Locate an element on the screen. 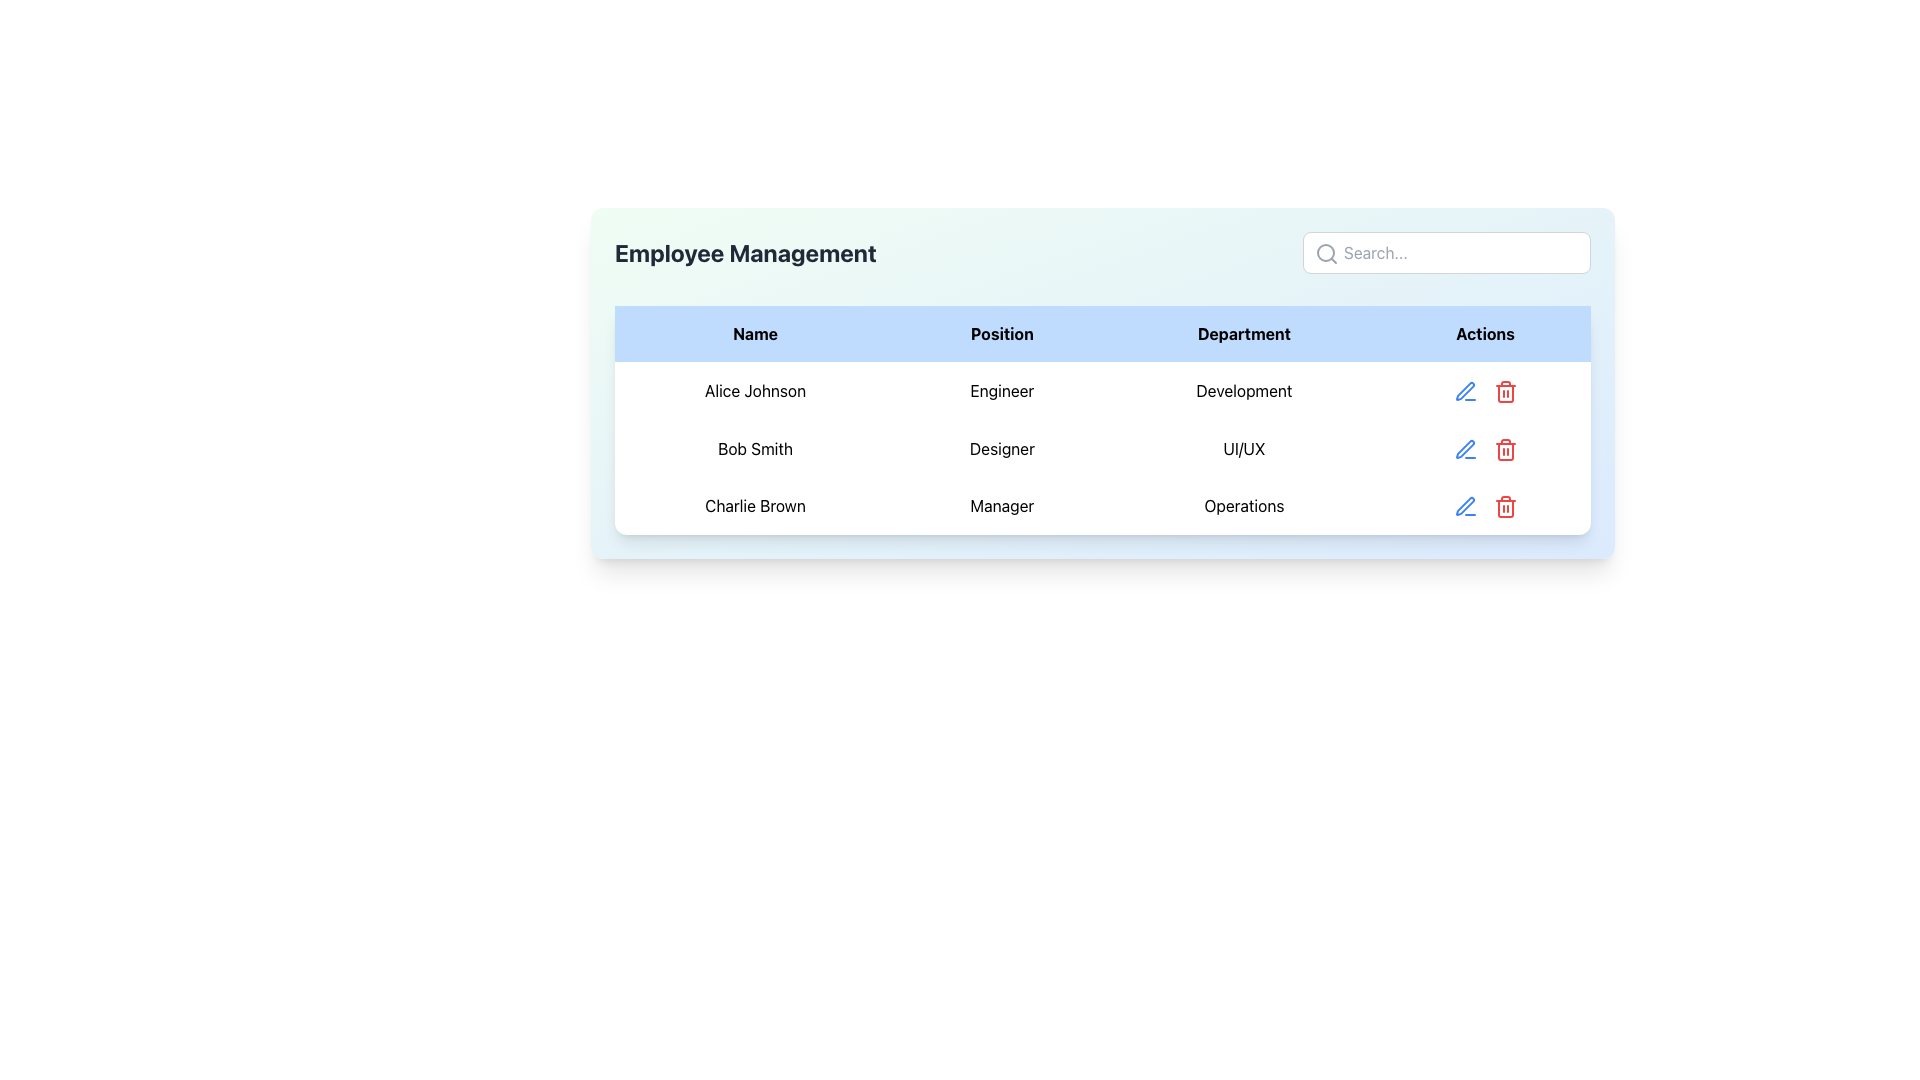 Image resolution: width=1920 pixels, height=1080 pixels. the text 'Manager' located in the second column of the third row of the table, under the 'Position' column, aligned with 'Charlie Brown' is located at coordinates (1002, 505).